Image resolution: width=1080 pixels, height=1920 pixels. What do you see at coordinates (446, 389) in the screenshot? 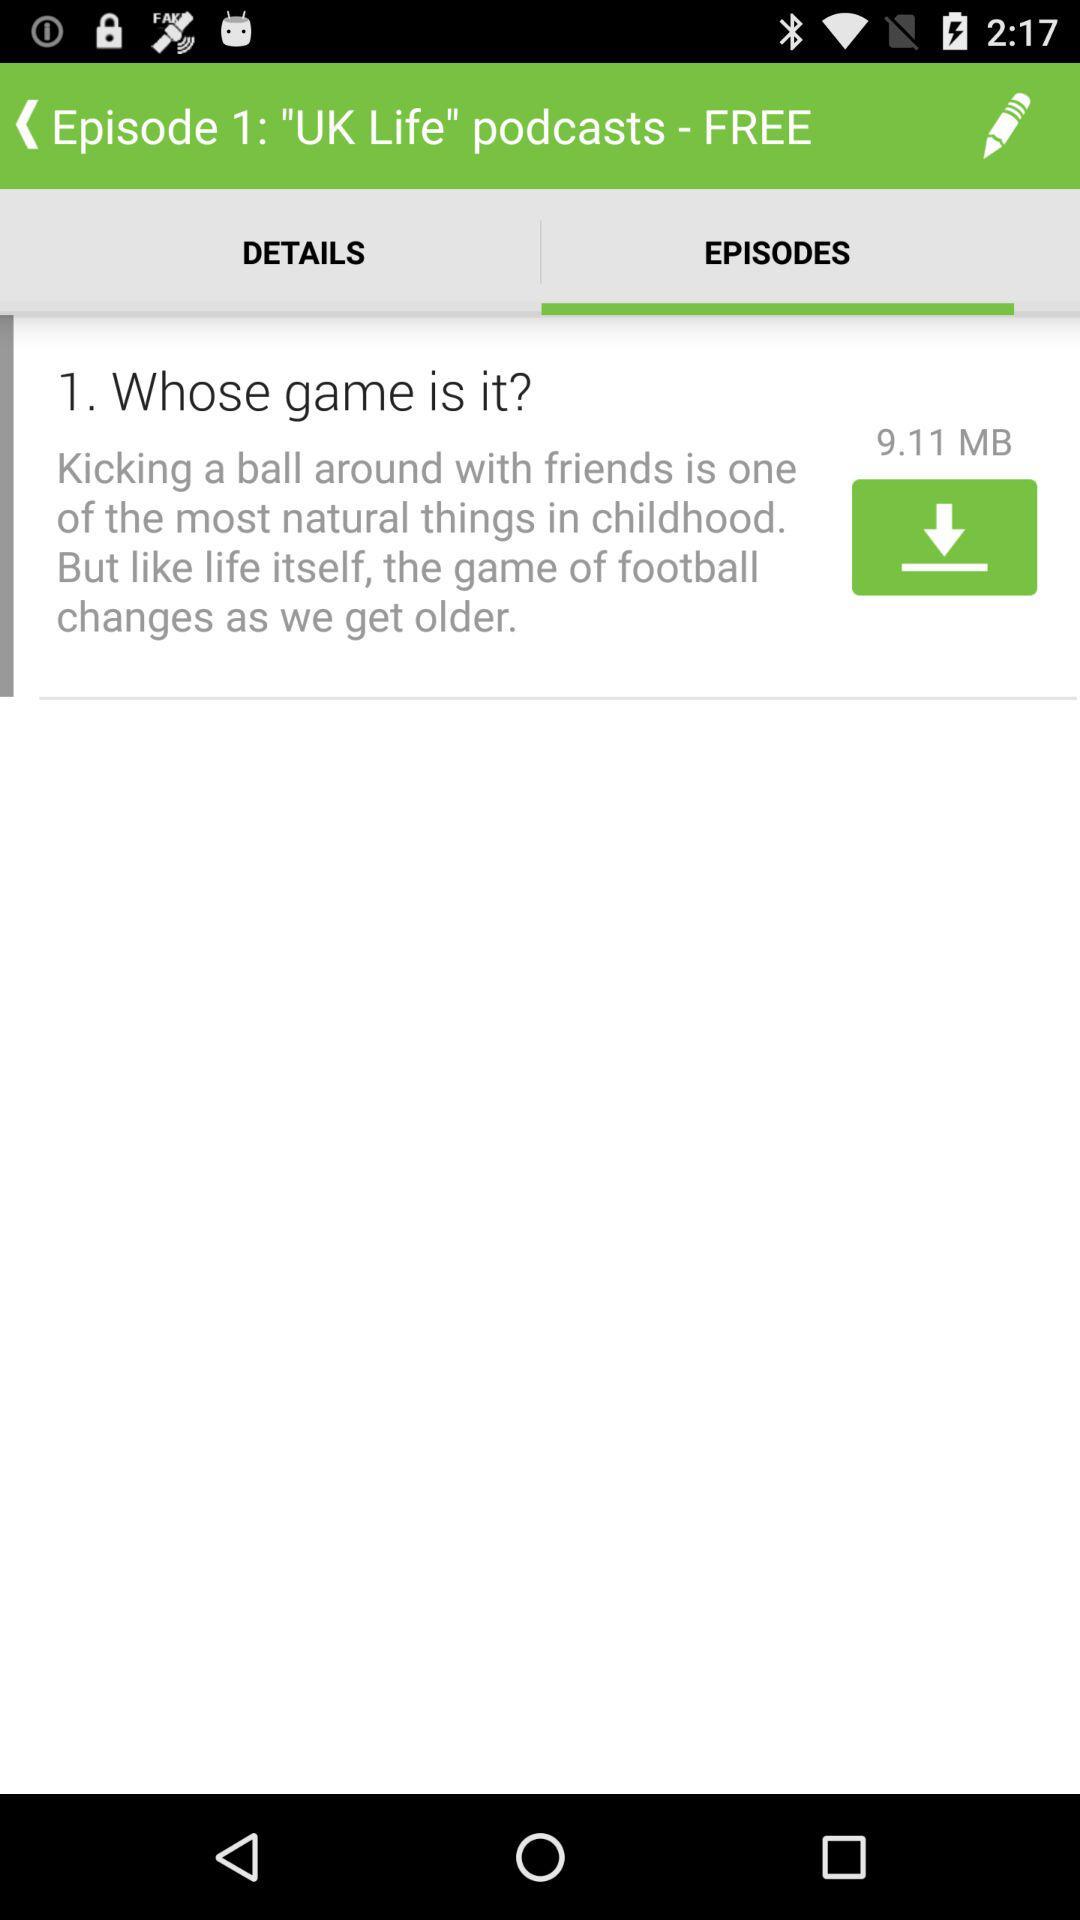
I see `the item above the kicking a ball app` at bounding box center [446, 389].